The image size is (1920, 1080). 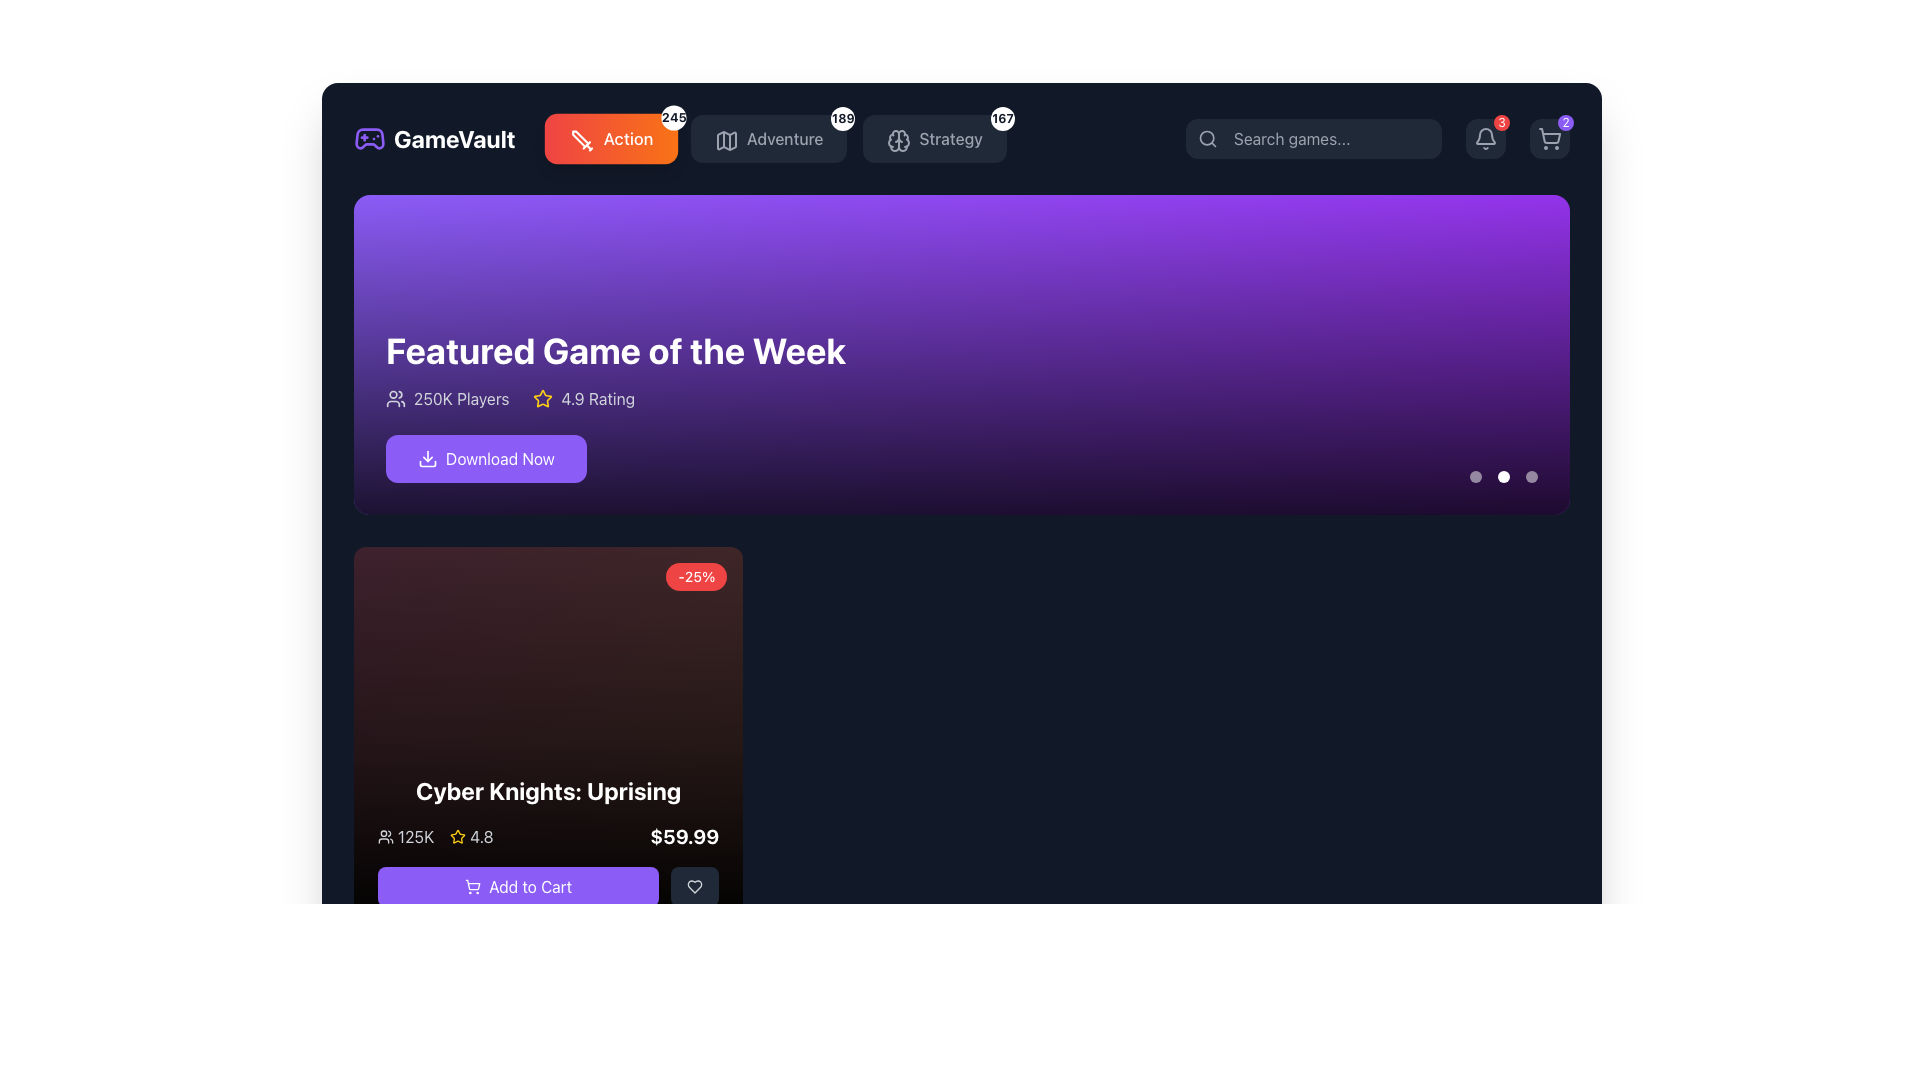 I want to click on the Notification badge, which is a small circular badge with a white background, dark text '245', and a bold red border, located at the top-right corner of the 'Action' button, so click(x=673, y=118).